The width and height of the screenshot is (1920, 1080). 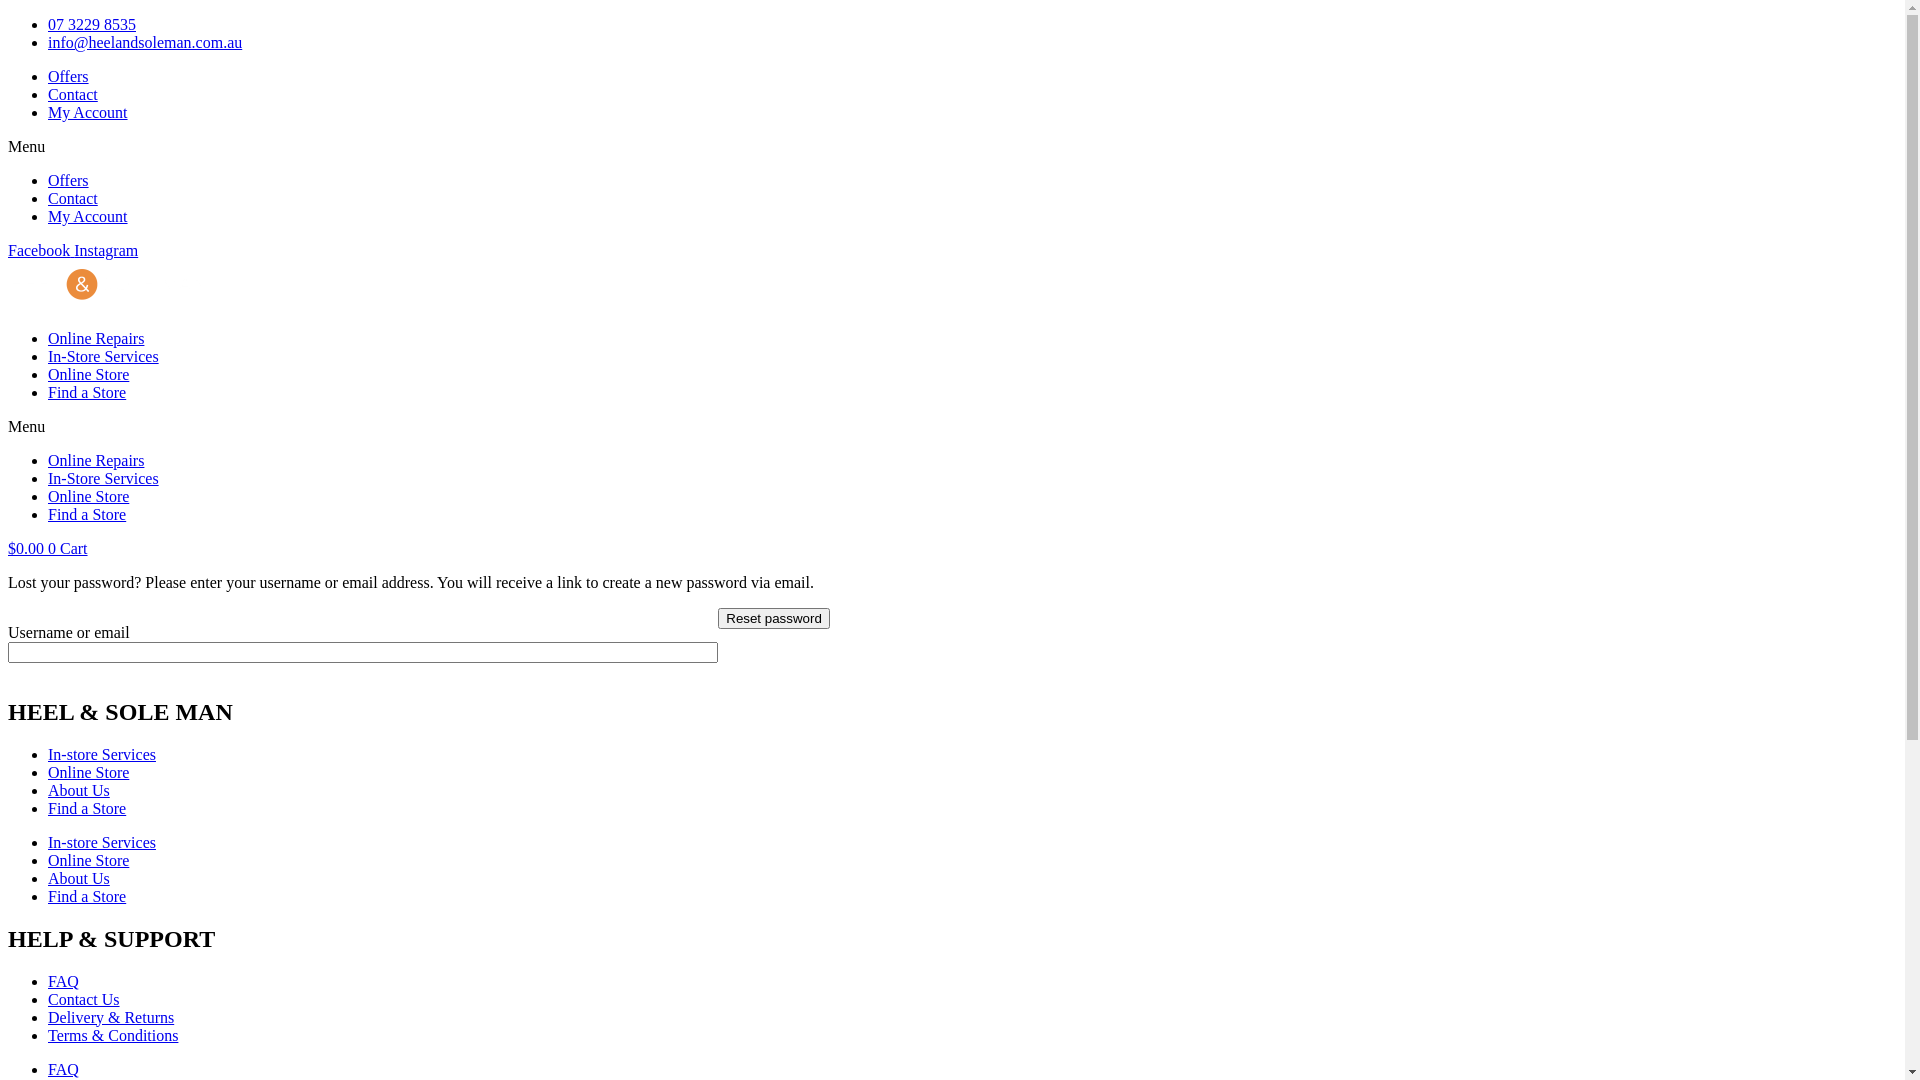 I want to click on 'In-store Services', so click(x=100, y=754).